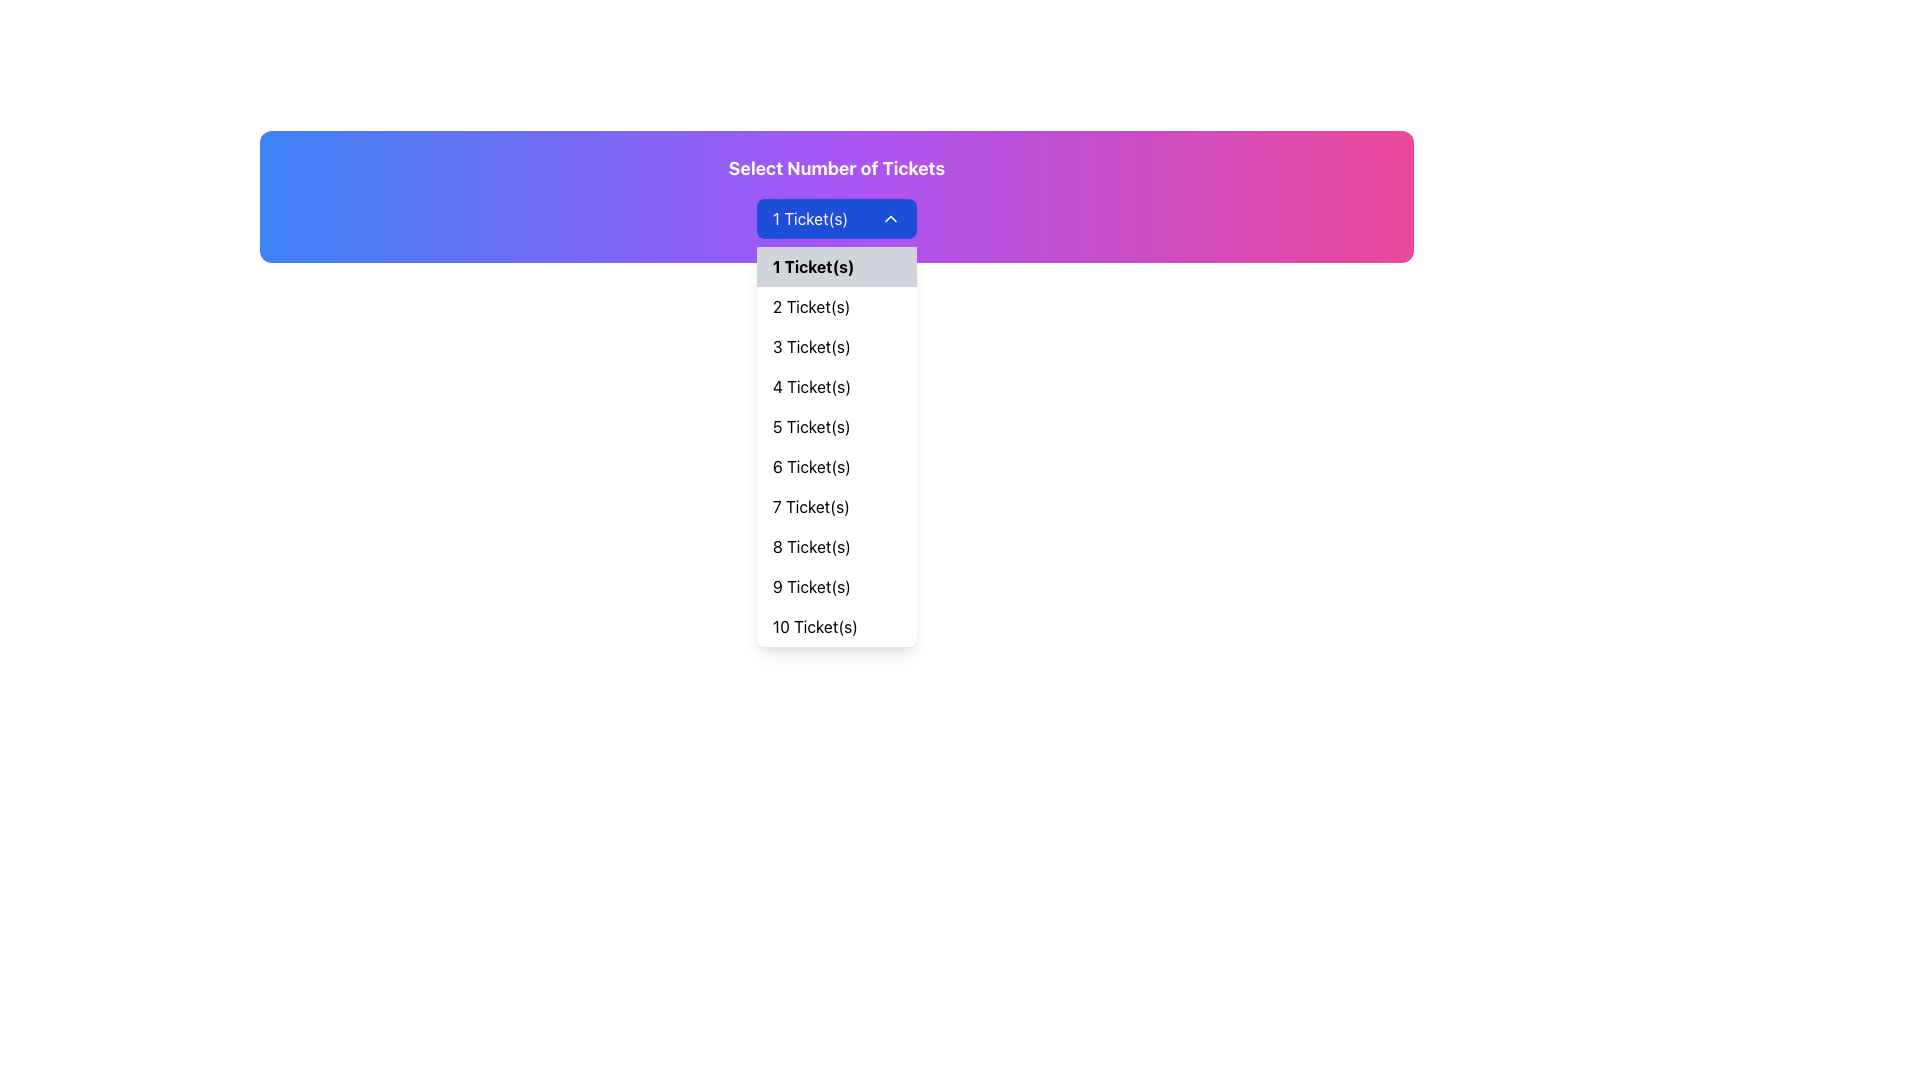 The height and width of the screenshot is (1080, 1920). Describe the element at coordinates (890, 219) in the screenshot. I see `the upward-pointing chevron icon located at the far-right side of the button labeled '1 Ticket(s)'` at that location.